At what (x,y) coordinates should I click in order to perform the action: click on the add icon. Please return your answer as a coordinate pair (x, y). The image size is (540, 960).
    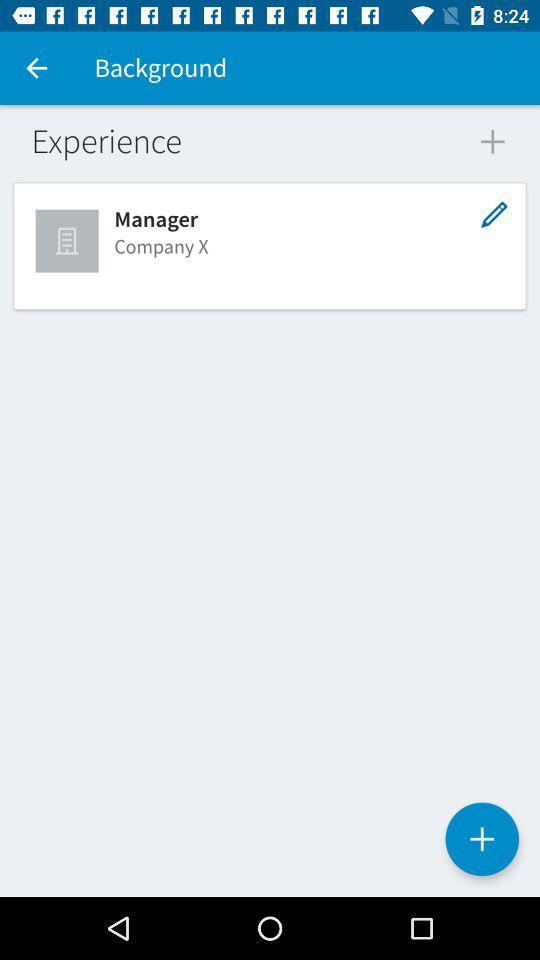
    Looking at the image, I should click on (481, 839).